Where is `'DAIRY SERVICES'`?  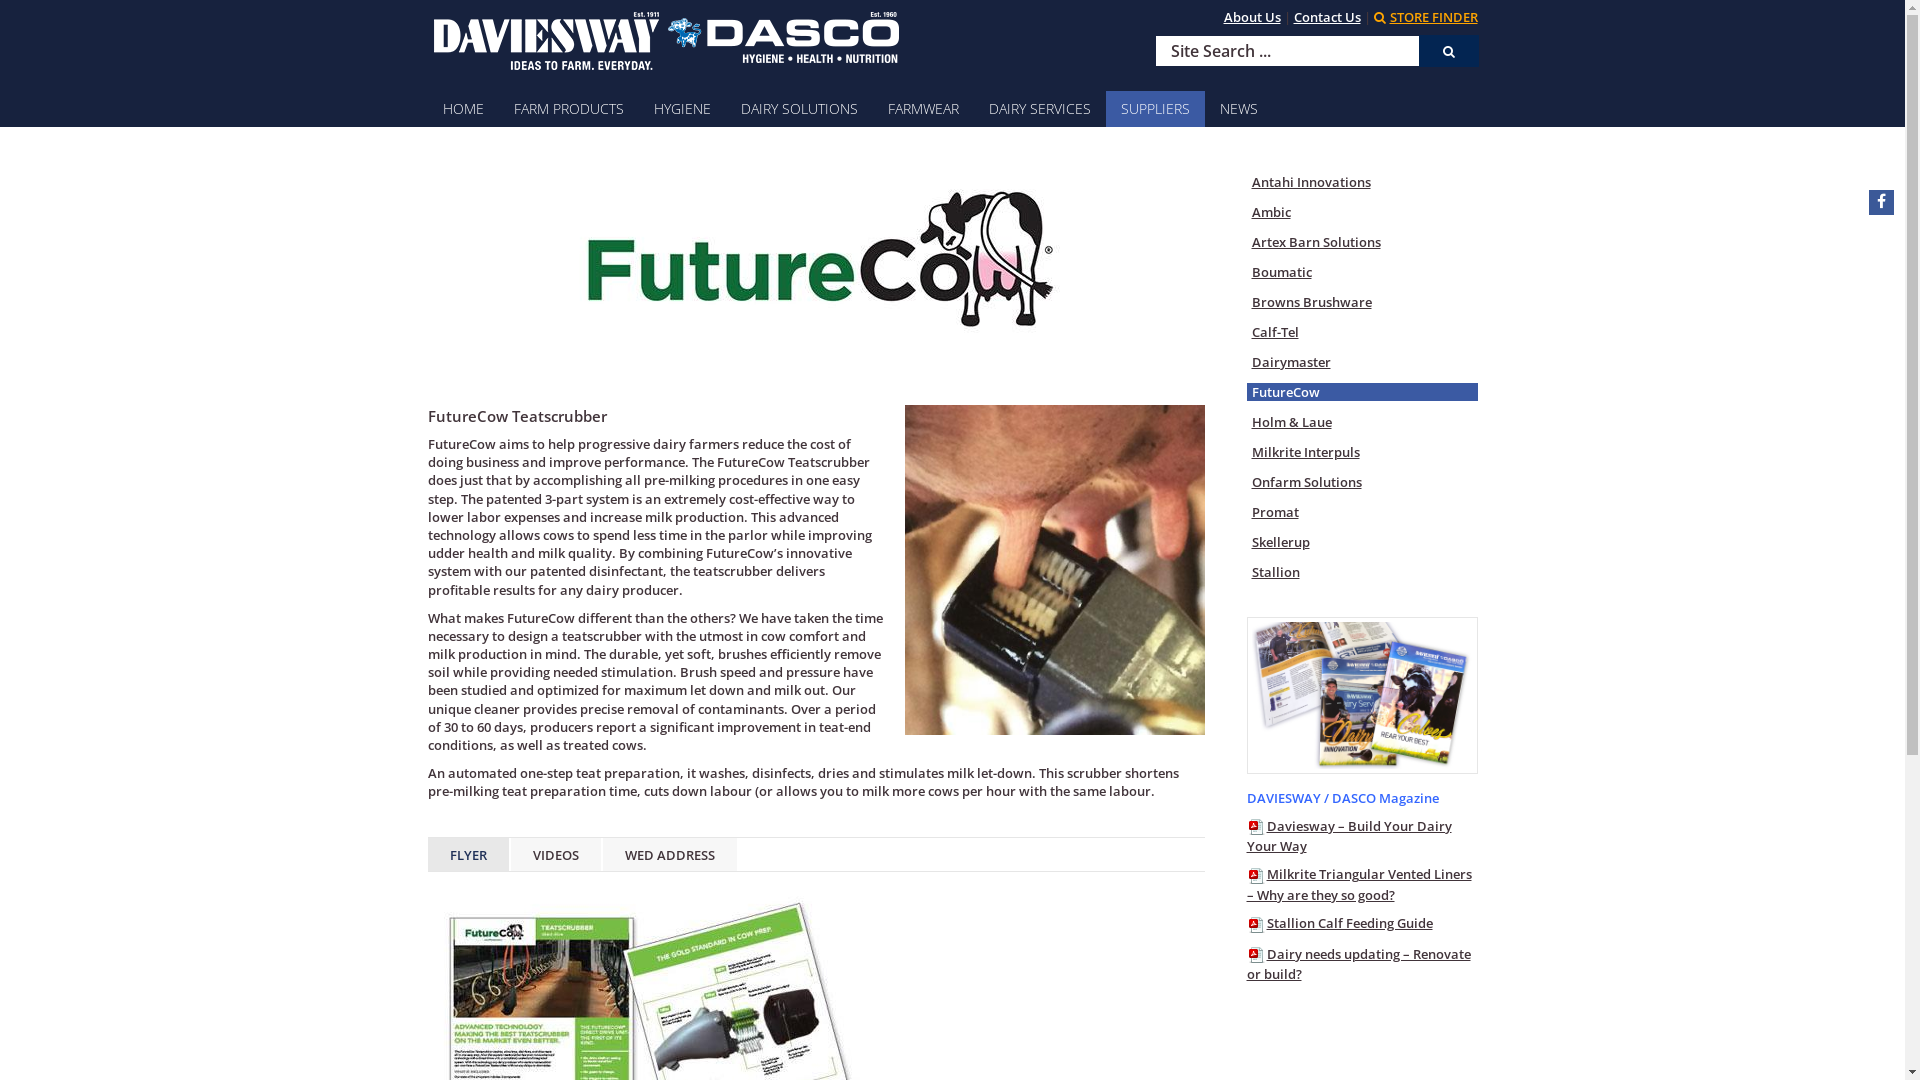 'DAIRY SERVICES' is located at coordinates (1040, 108).